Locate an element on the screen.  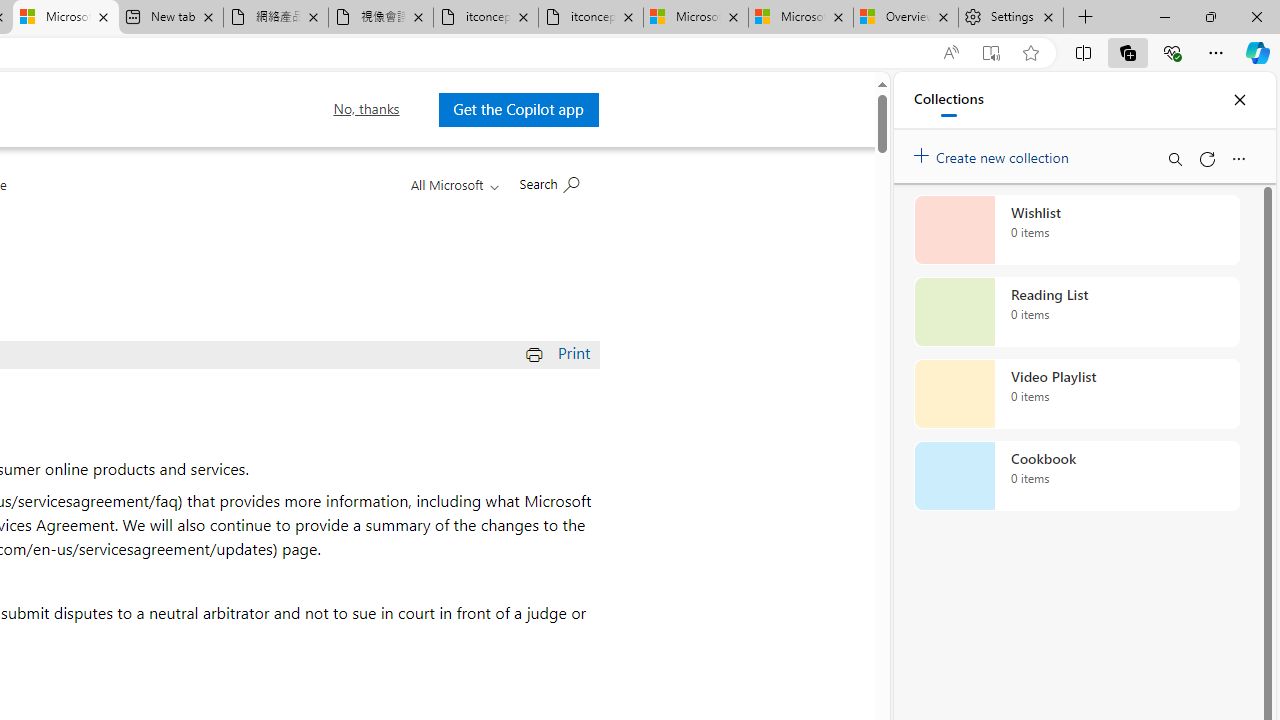
'Wishlist collection, 0 items' is located at coordinates (1076, 229).